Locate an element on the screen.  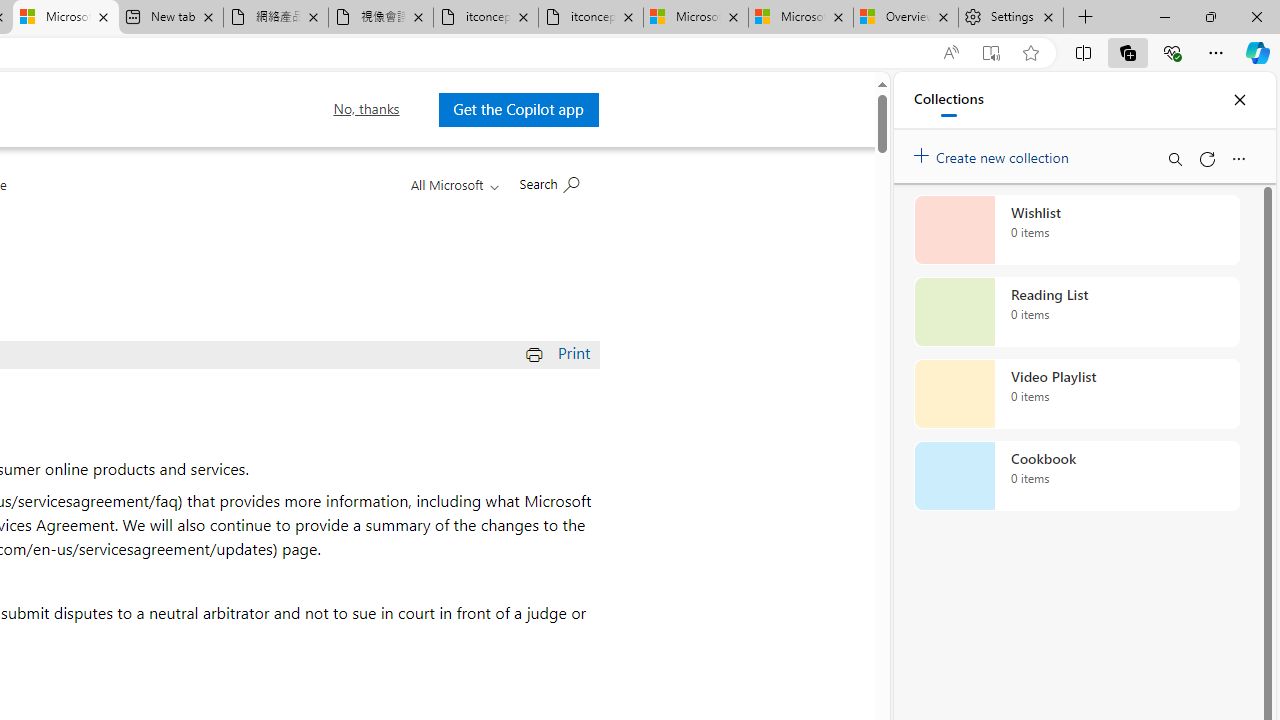
'Wishlist collection, 0 items' is located at coordinates (1076, 229).